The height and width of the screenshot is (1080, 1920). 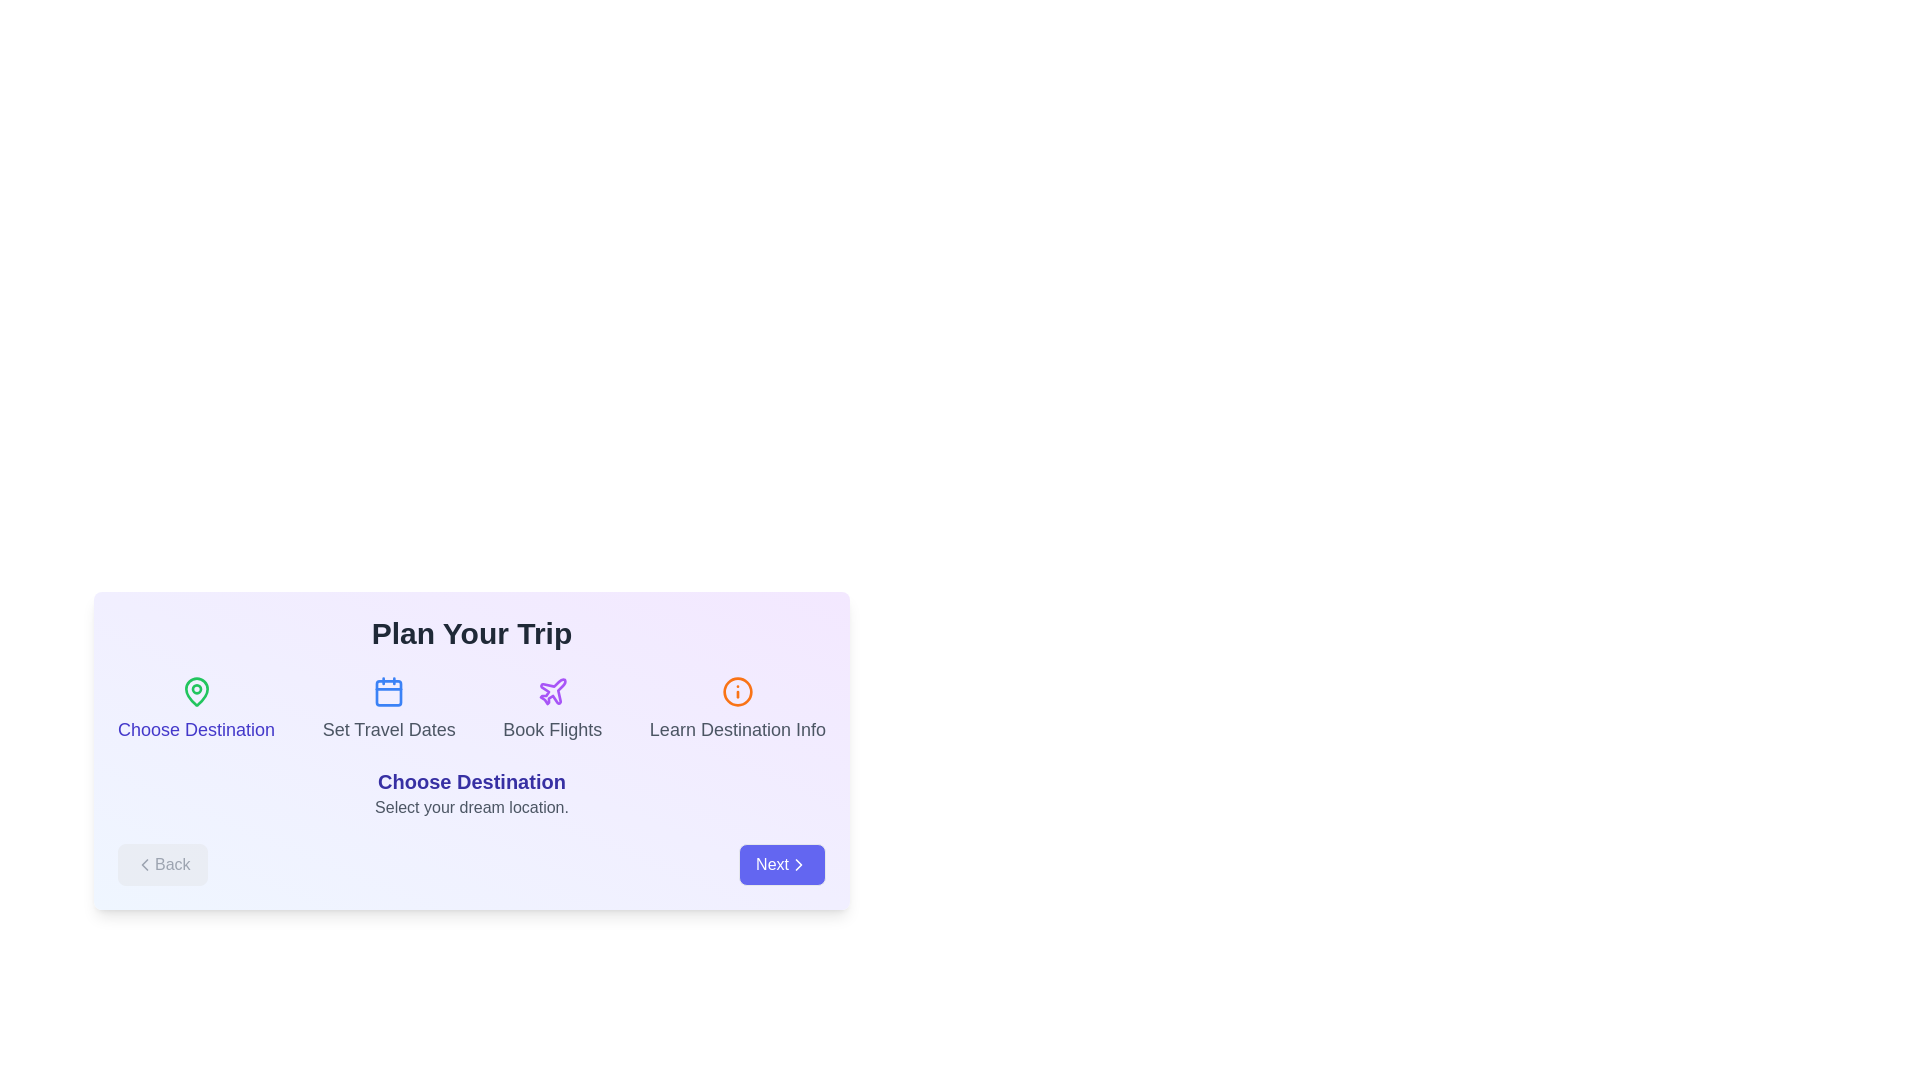 What do you see at coordinates (389, 690) in the screenshot?
I see `the calendar icon located directly above the text 'Set Travel Dates', which allows users to select or review travel dates` at bounding box center [389, 690].